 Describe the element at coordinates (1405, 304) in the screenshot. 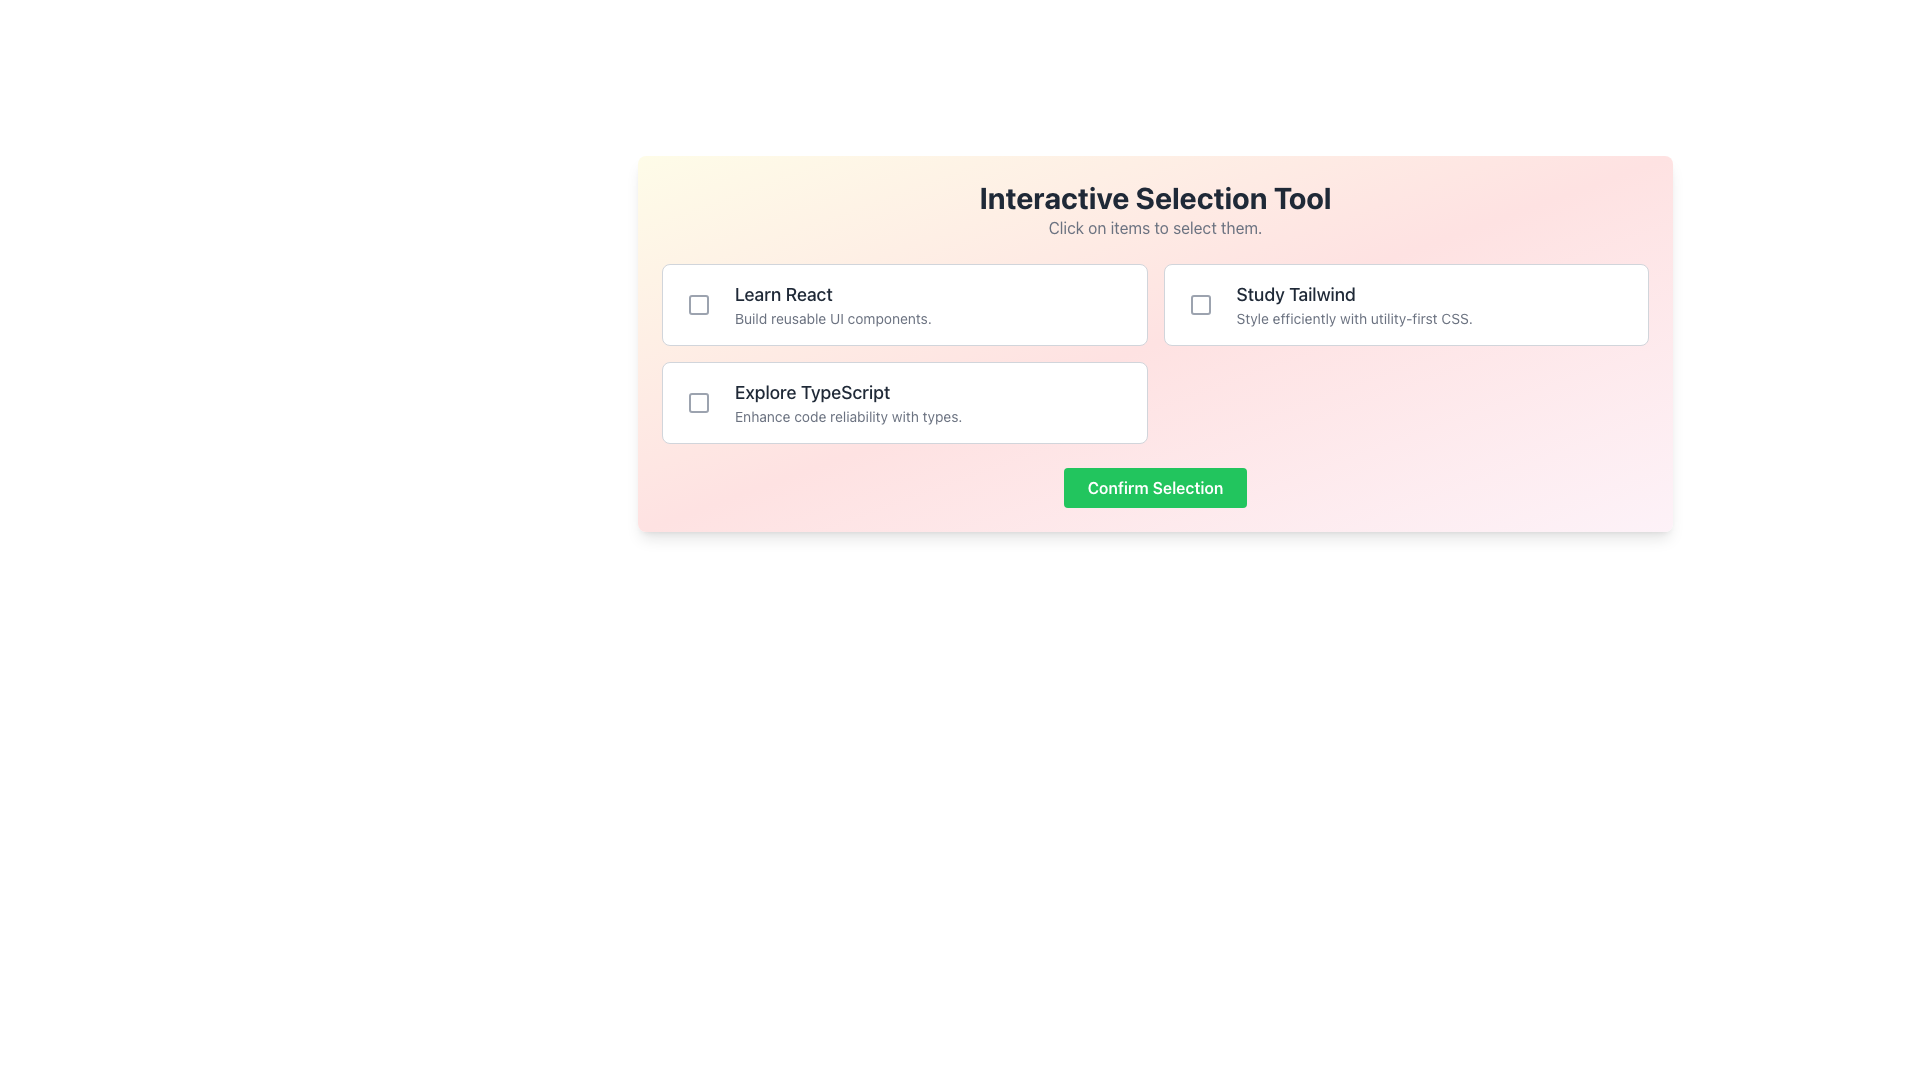

I see `the 'Study Tailwind' checkbox list item, which is the second item in its row, located in the top-right section of the grid` at that location.